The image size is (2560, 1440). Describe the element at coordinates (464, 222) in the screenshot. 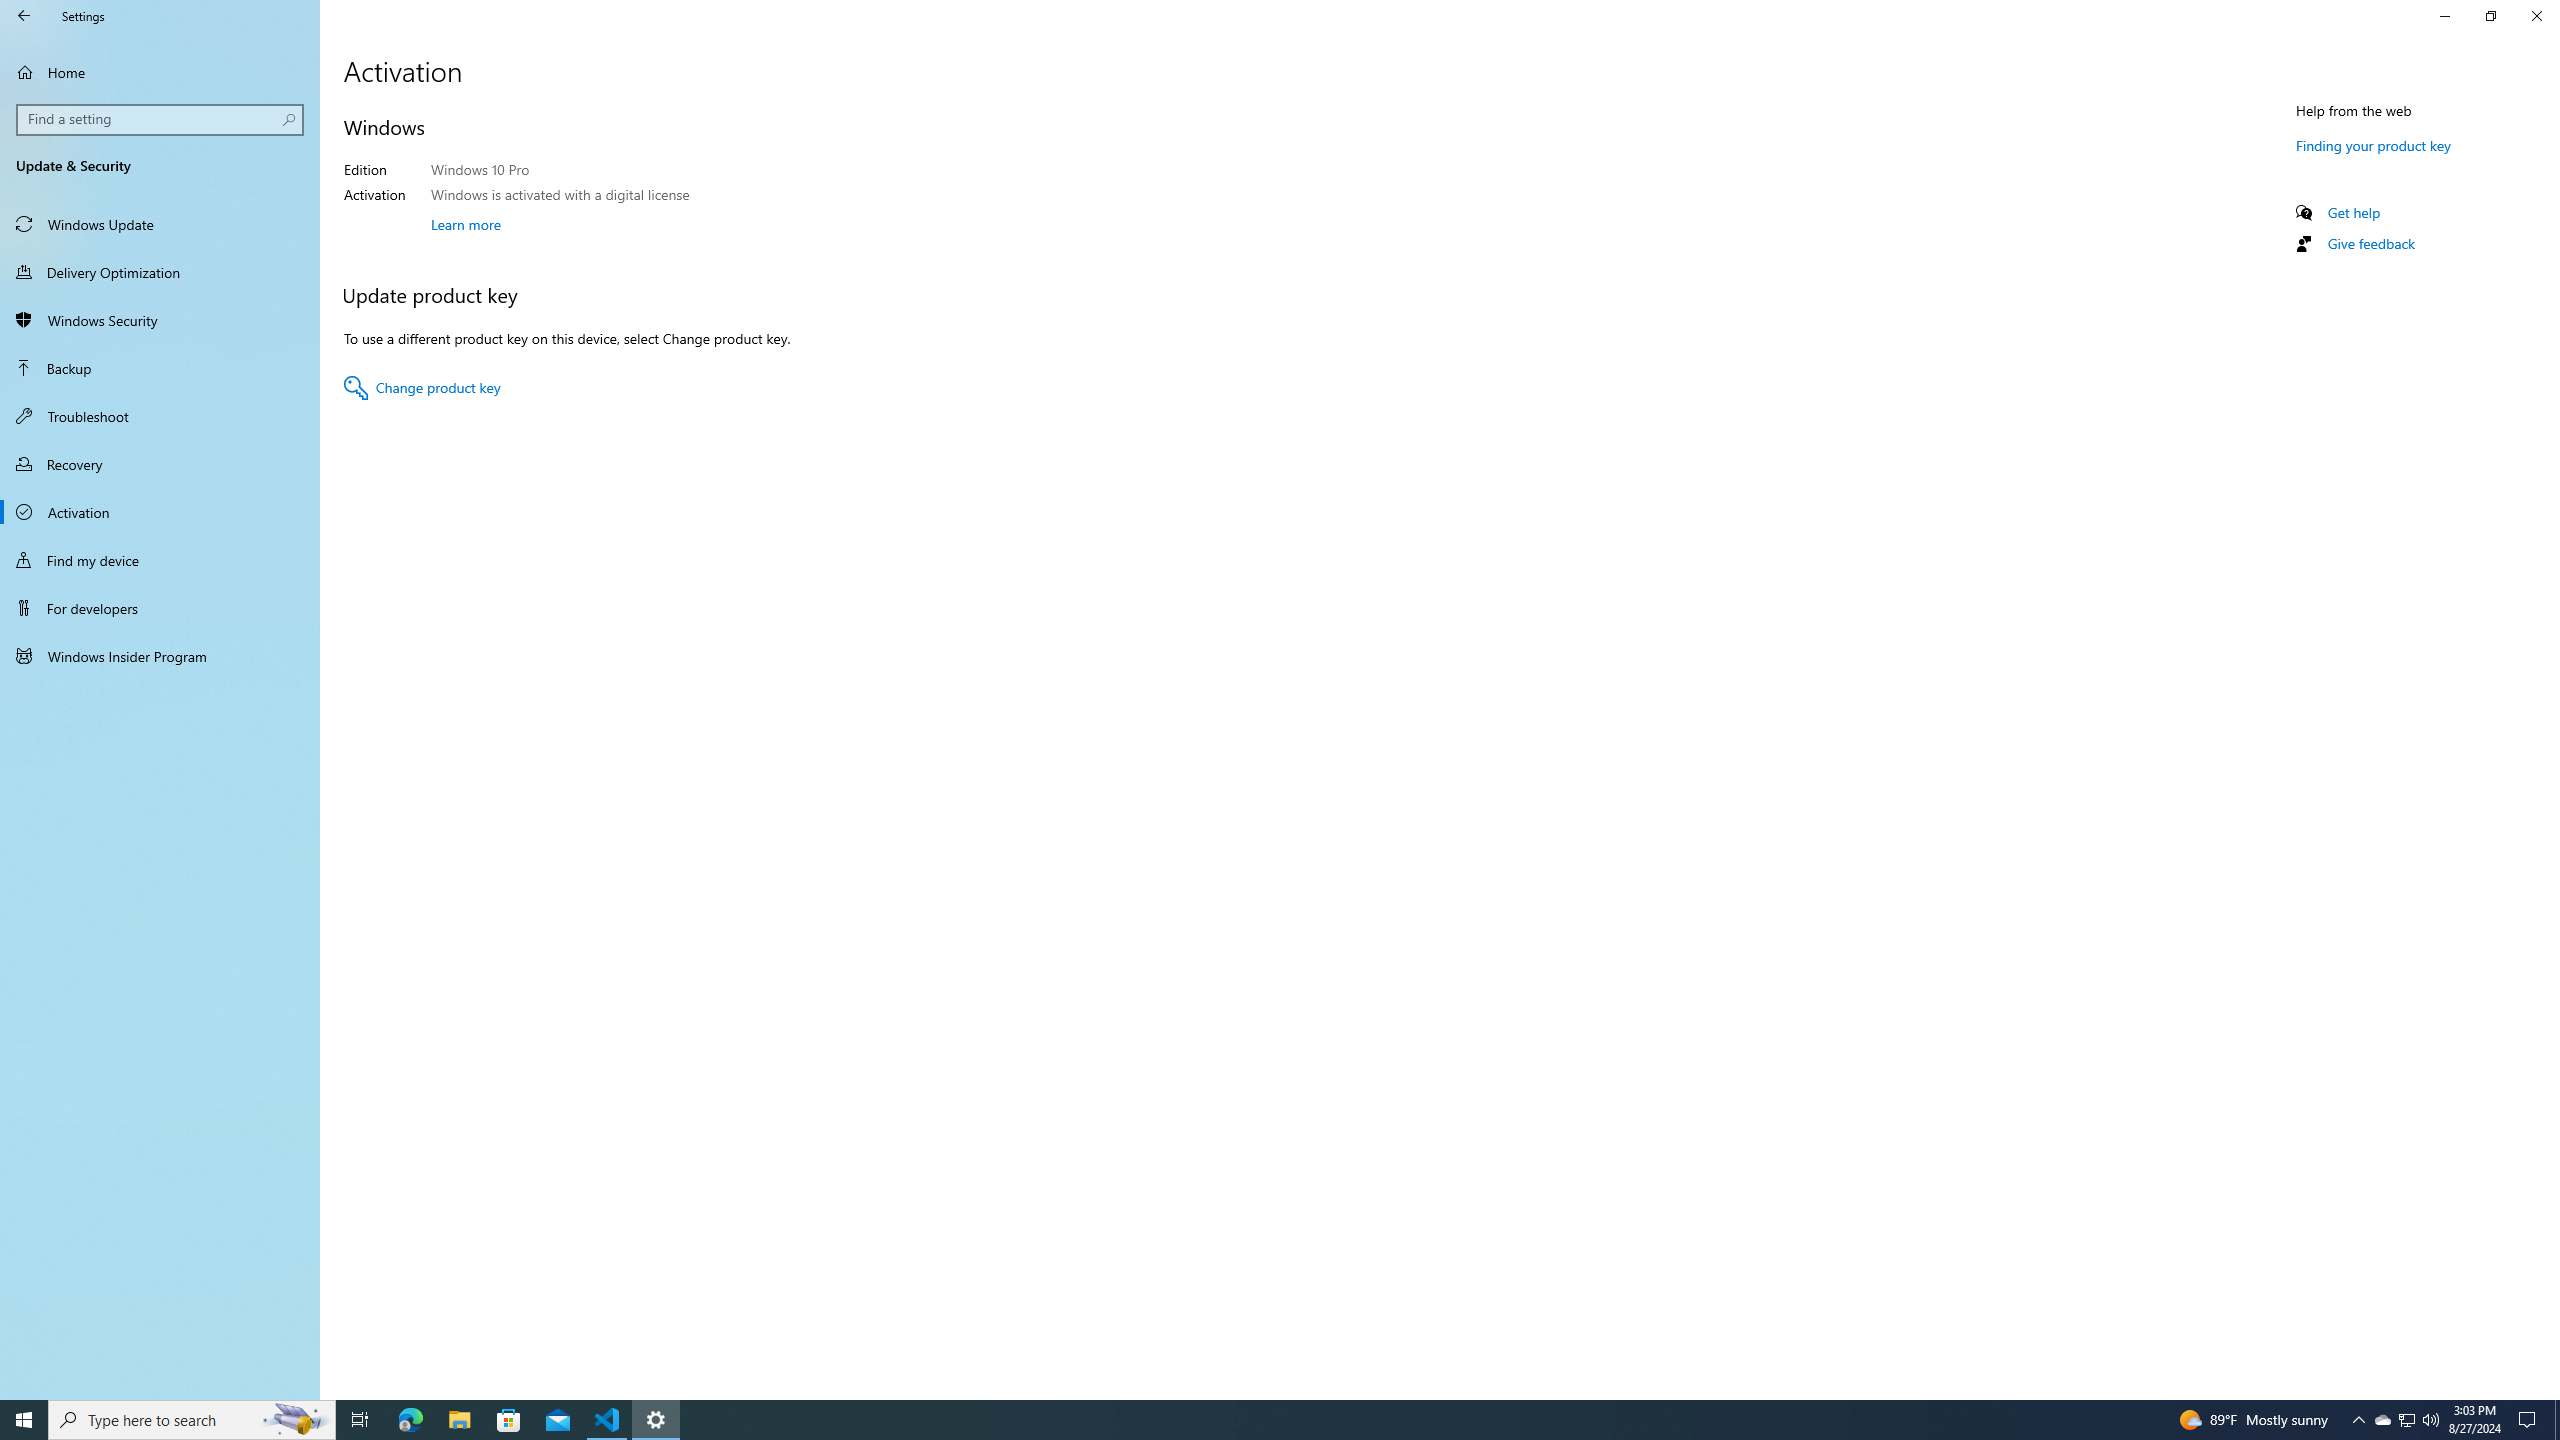

I see `'Learn more about Windows activation'` at that location.